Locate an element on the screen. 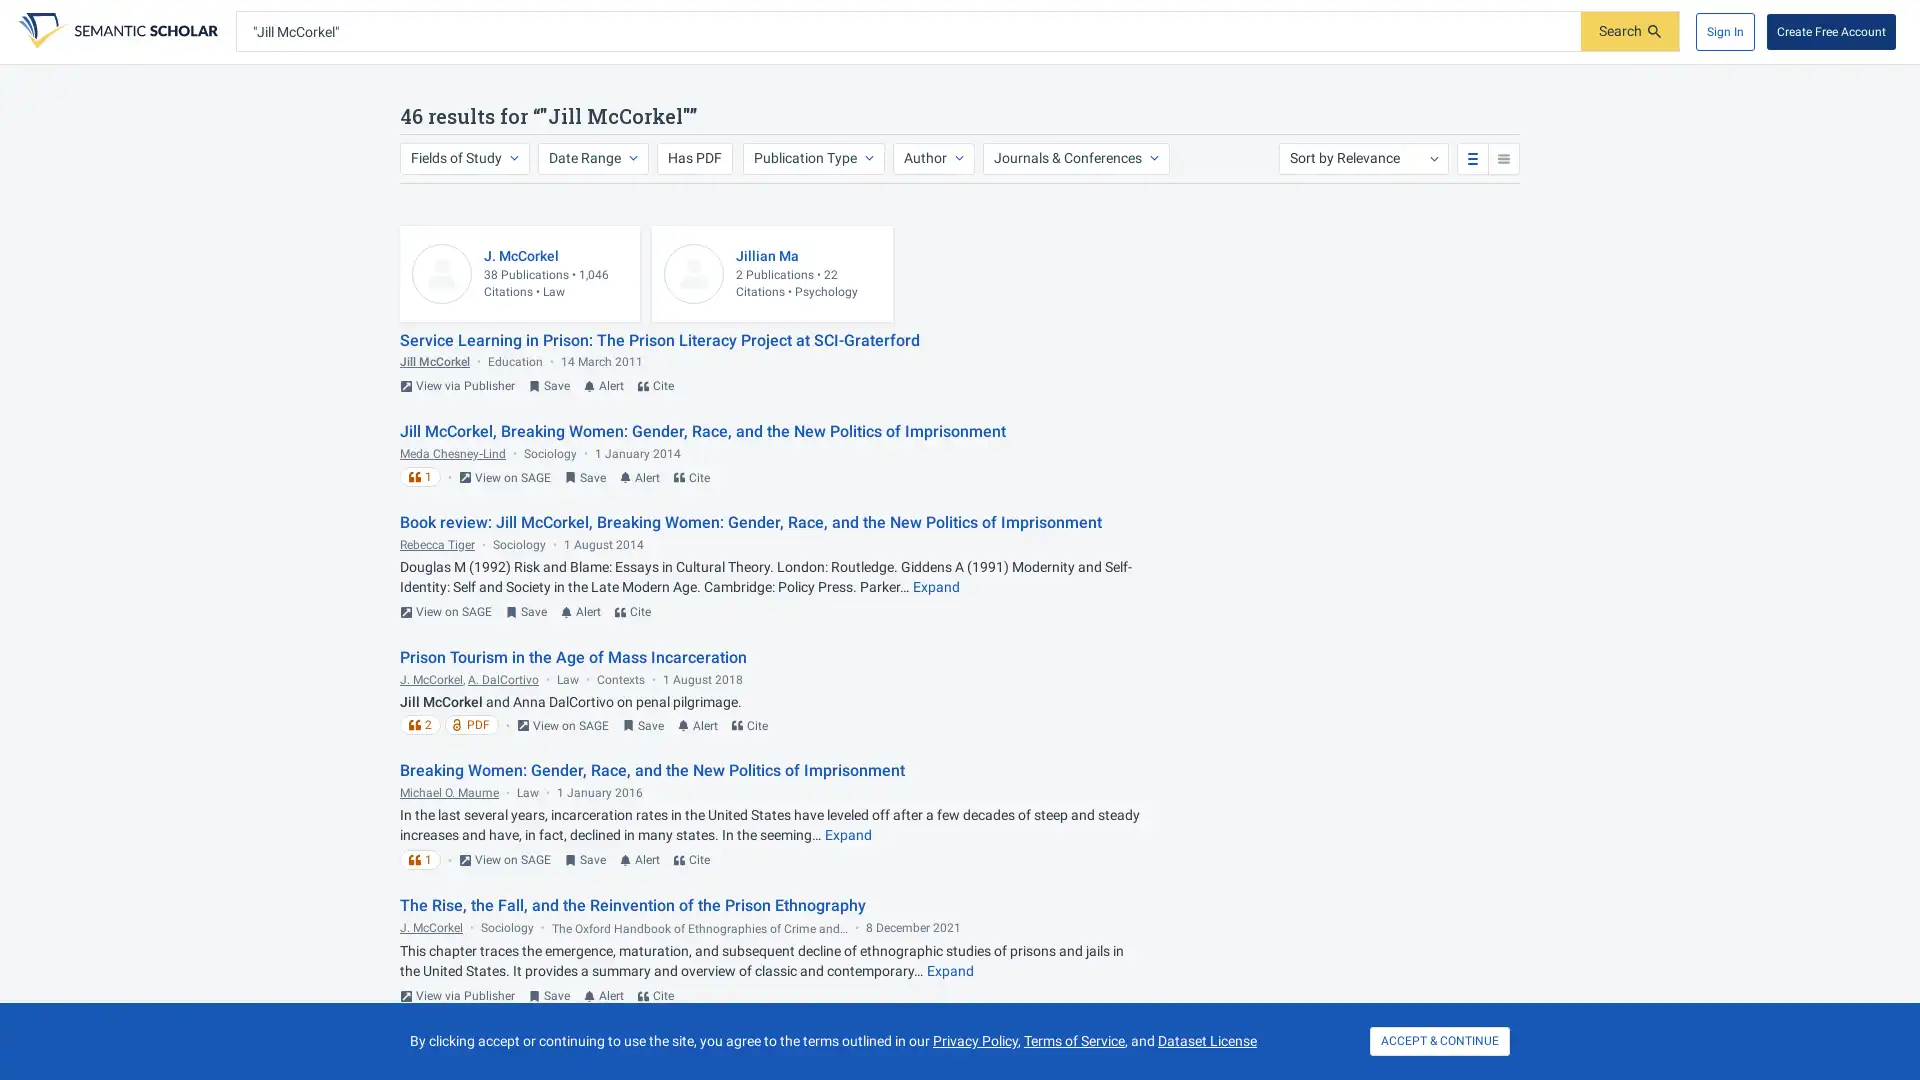 This screenshot has width=1920, height=1080. Journals & Conferences is located at coordinates (1074, 157).